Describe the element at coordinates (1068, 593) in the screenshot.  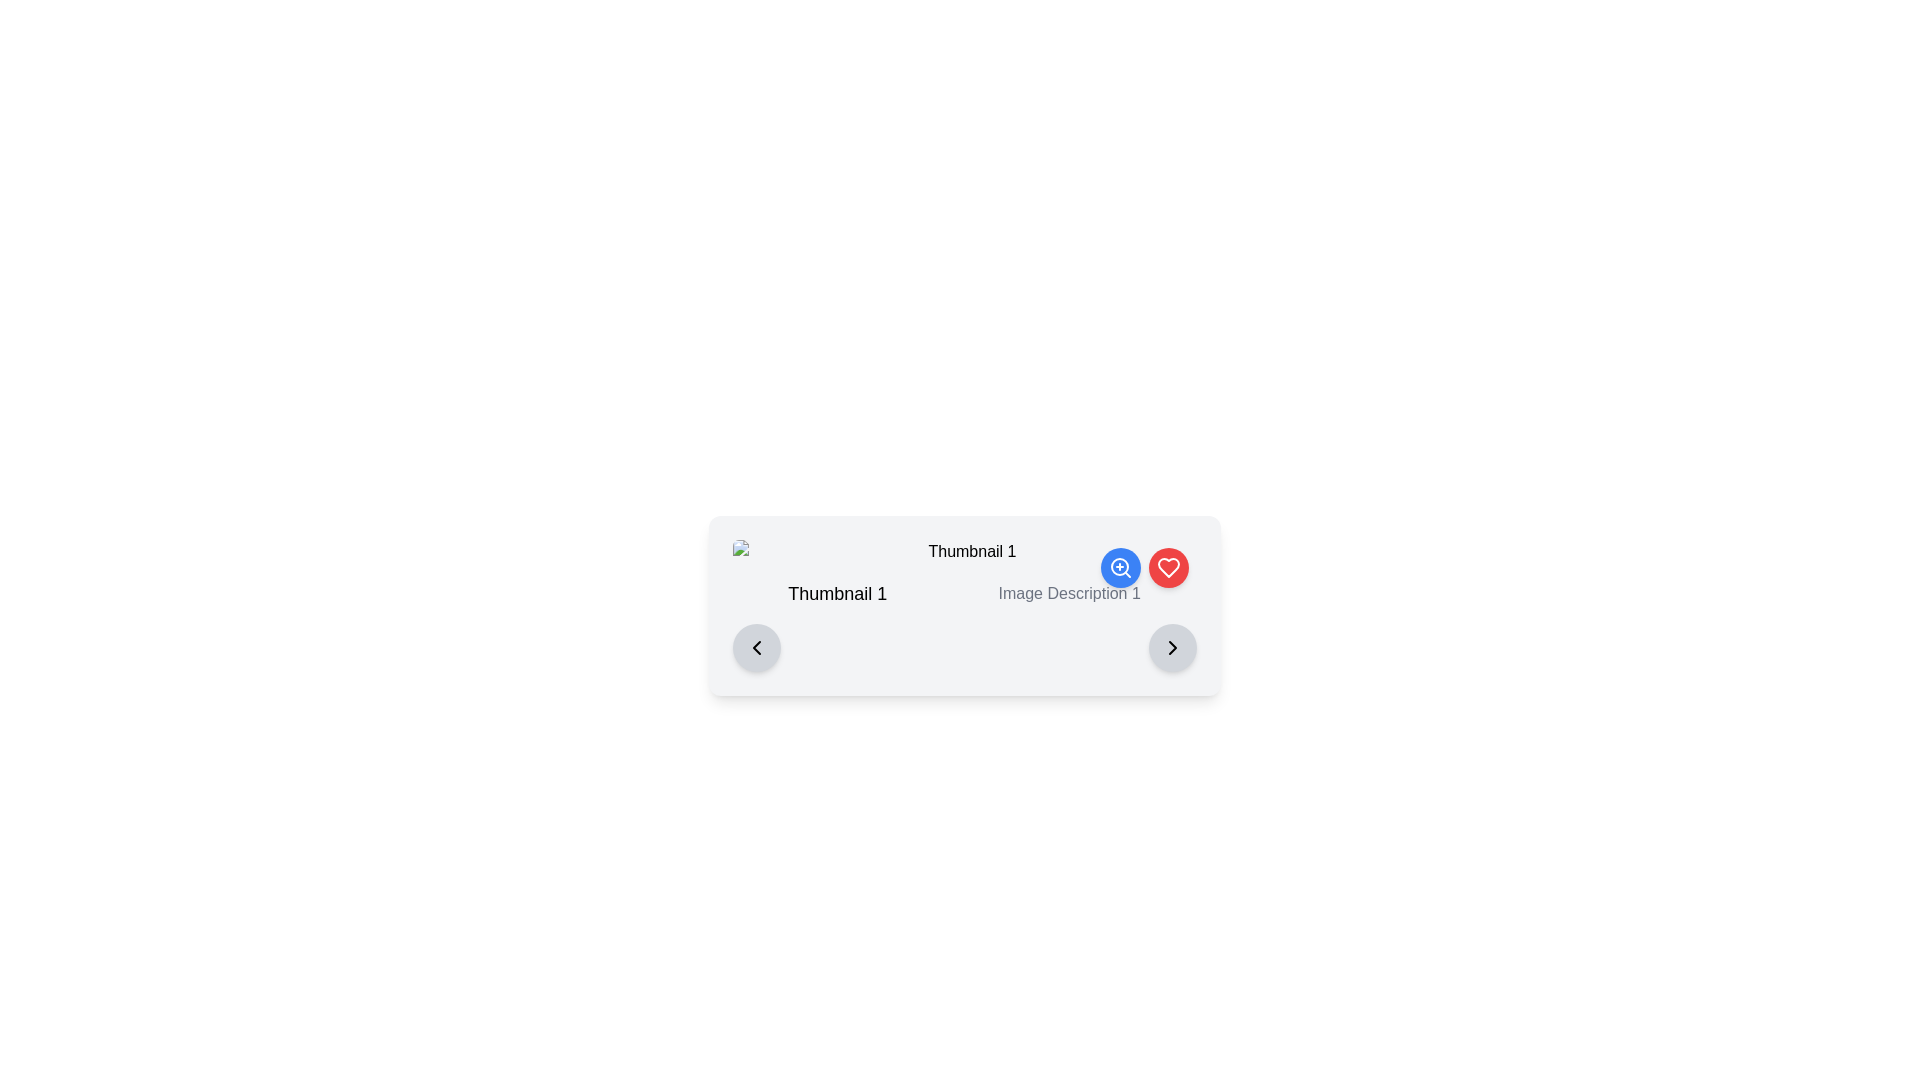
I see `the text label reading 'Image Description 1' if it has an interactive function, located in the lower right quadrant next to 'Thumbnail 1'` at that location.